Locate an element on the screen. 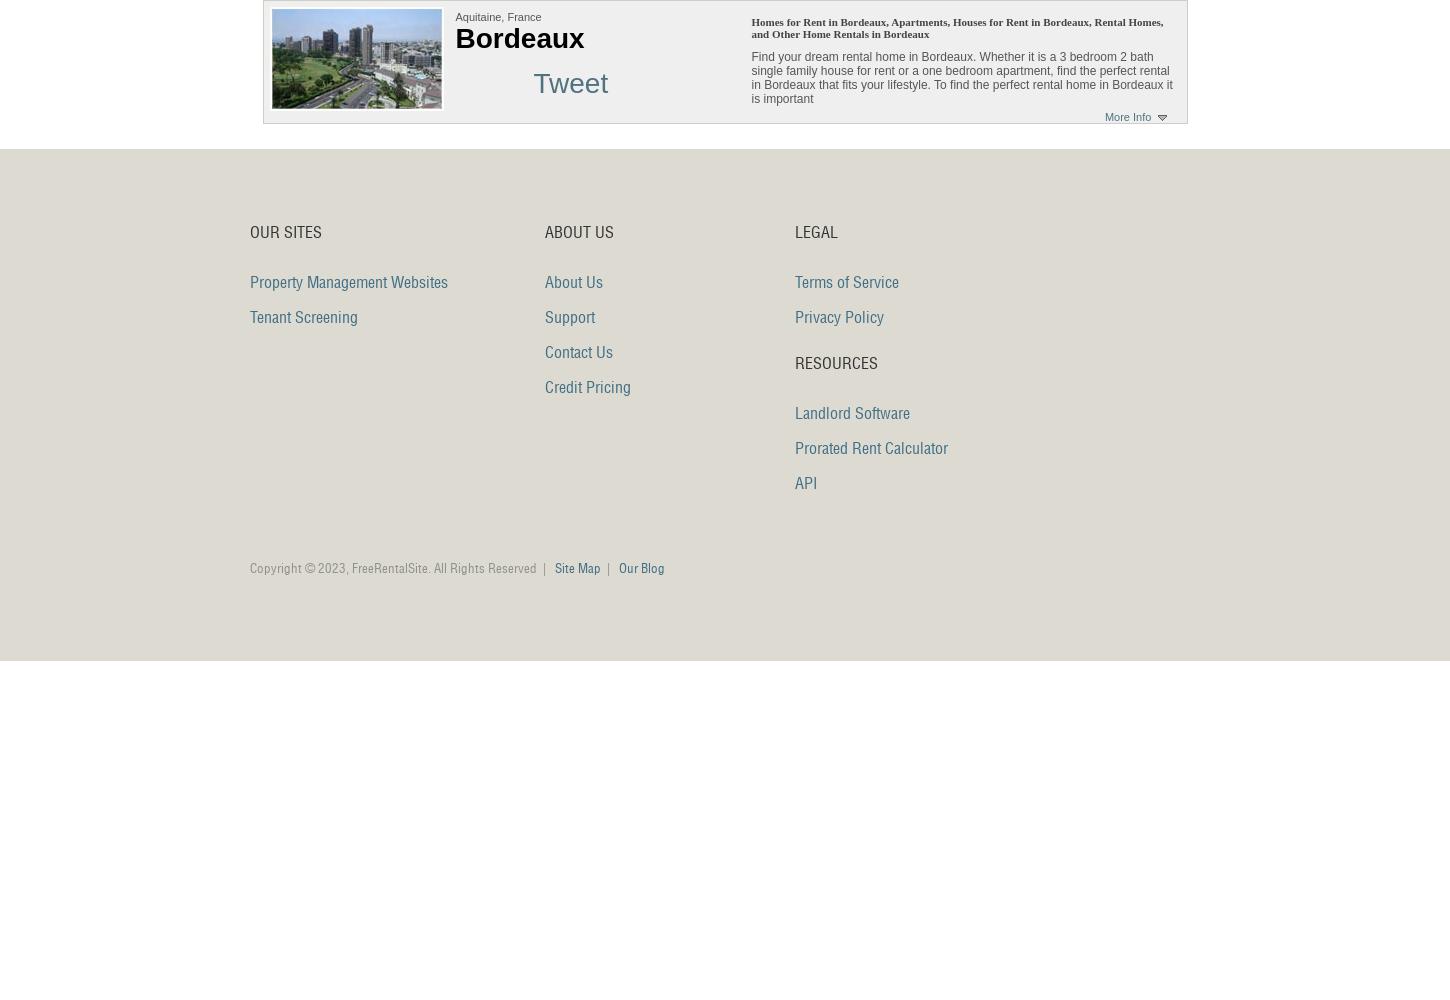 Image resolution: width=1450 pixels, height=1000 pixels. 'Credit Pricing' is located at coordinates (586, 387).